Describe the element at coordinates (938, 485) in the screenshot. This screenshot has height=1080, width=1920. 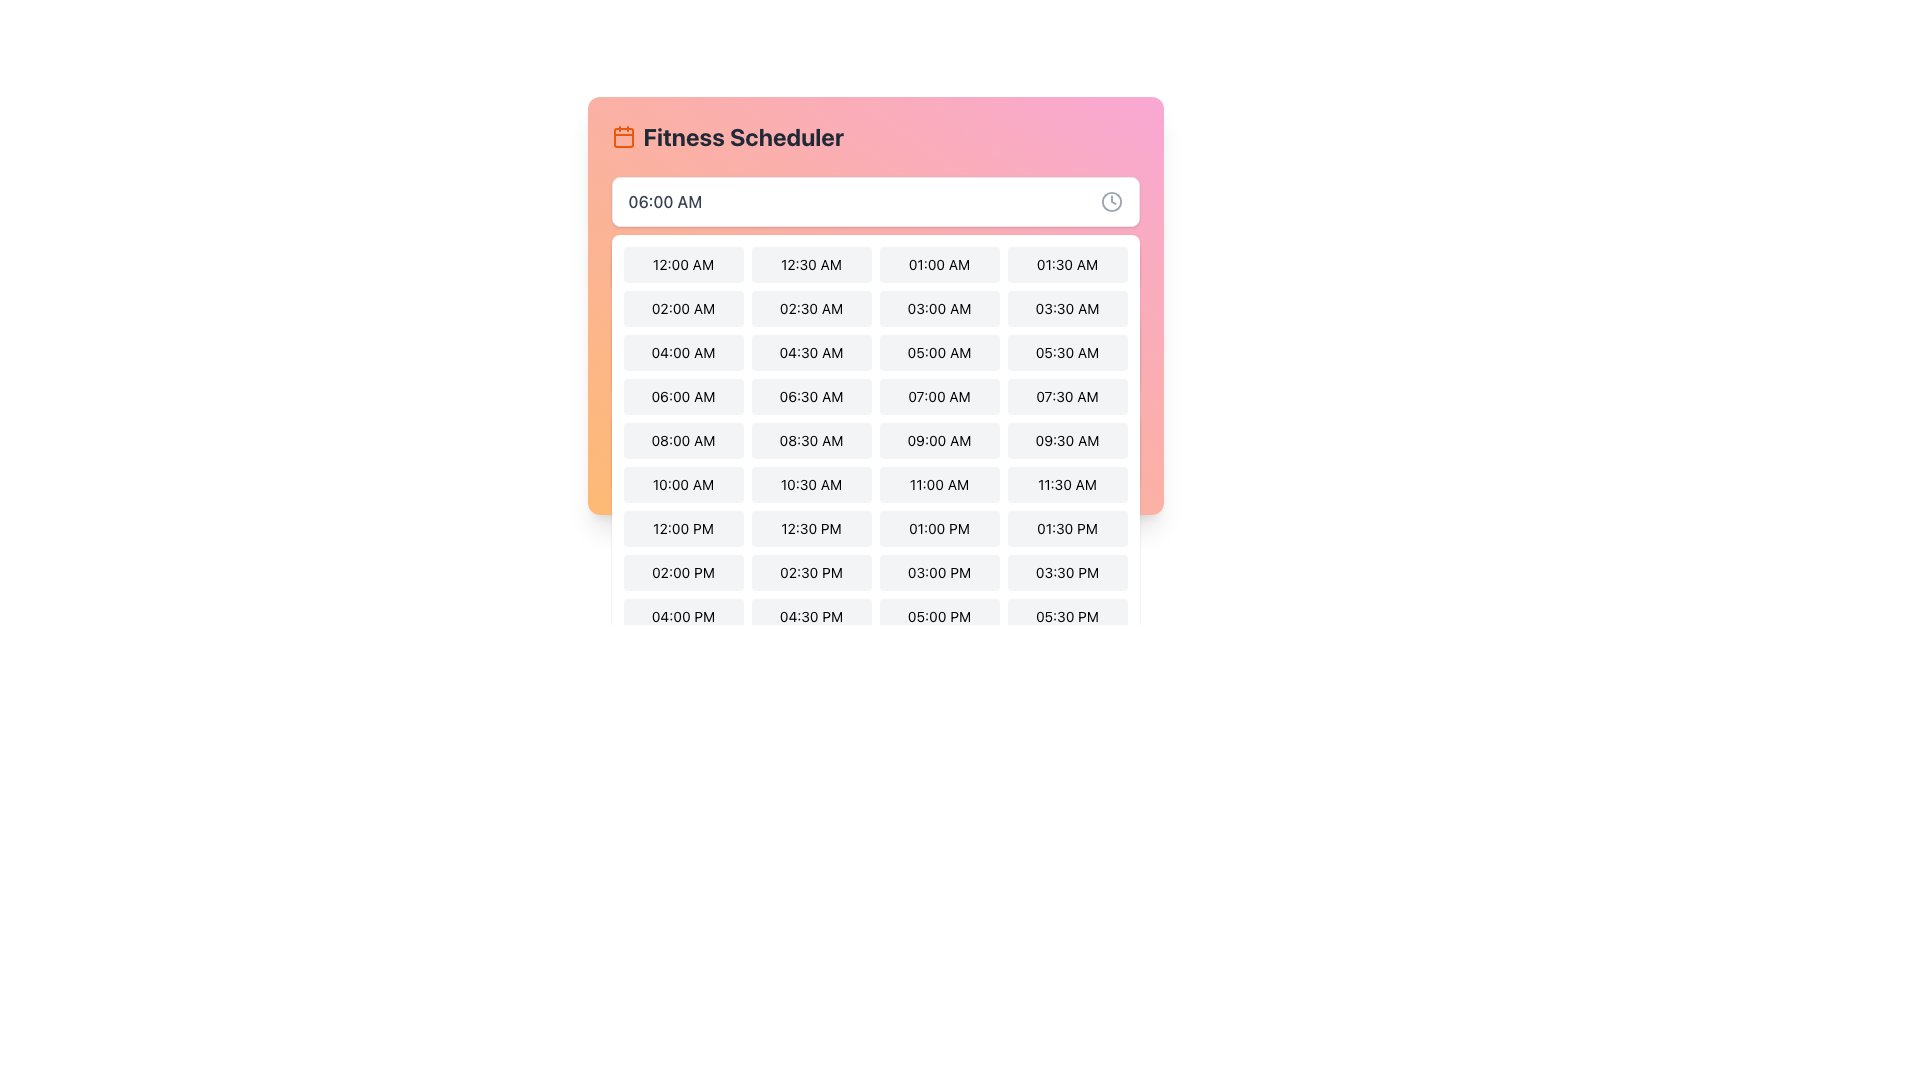
I see `the button in the time selection interface` at that location.